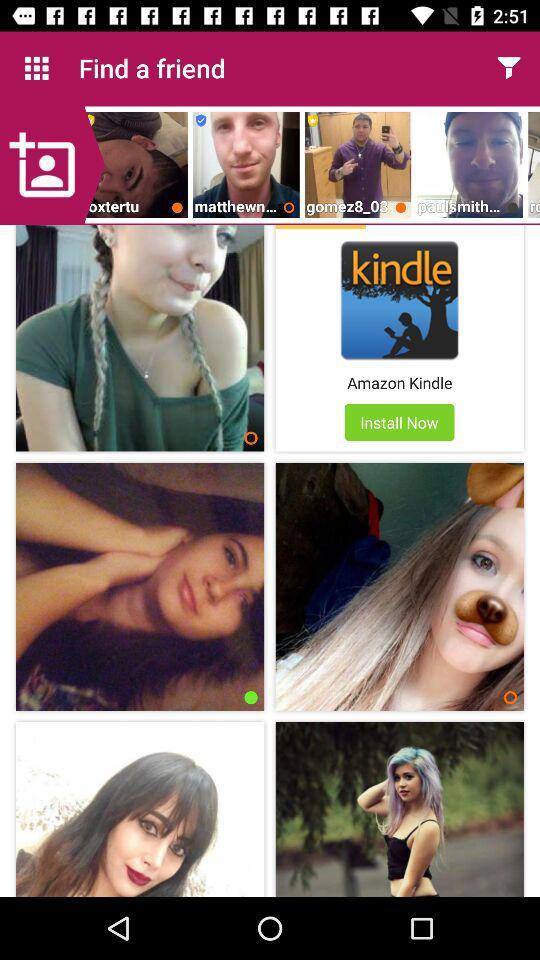 Image resolution: width=540 pixels, height=960 pixels. Describe the element at coordinates (508, 68) in the screenshot. I see `filter` at that location.